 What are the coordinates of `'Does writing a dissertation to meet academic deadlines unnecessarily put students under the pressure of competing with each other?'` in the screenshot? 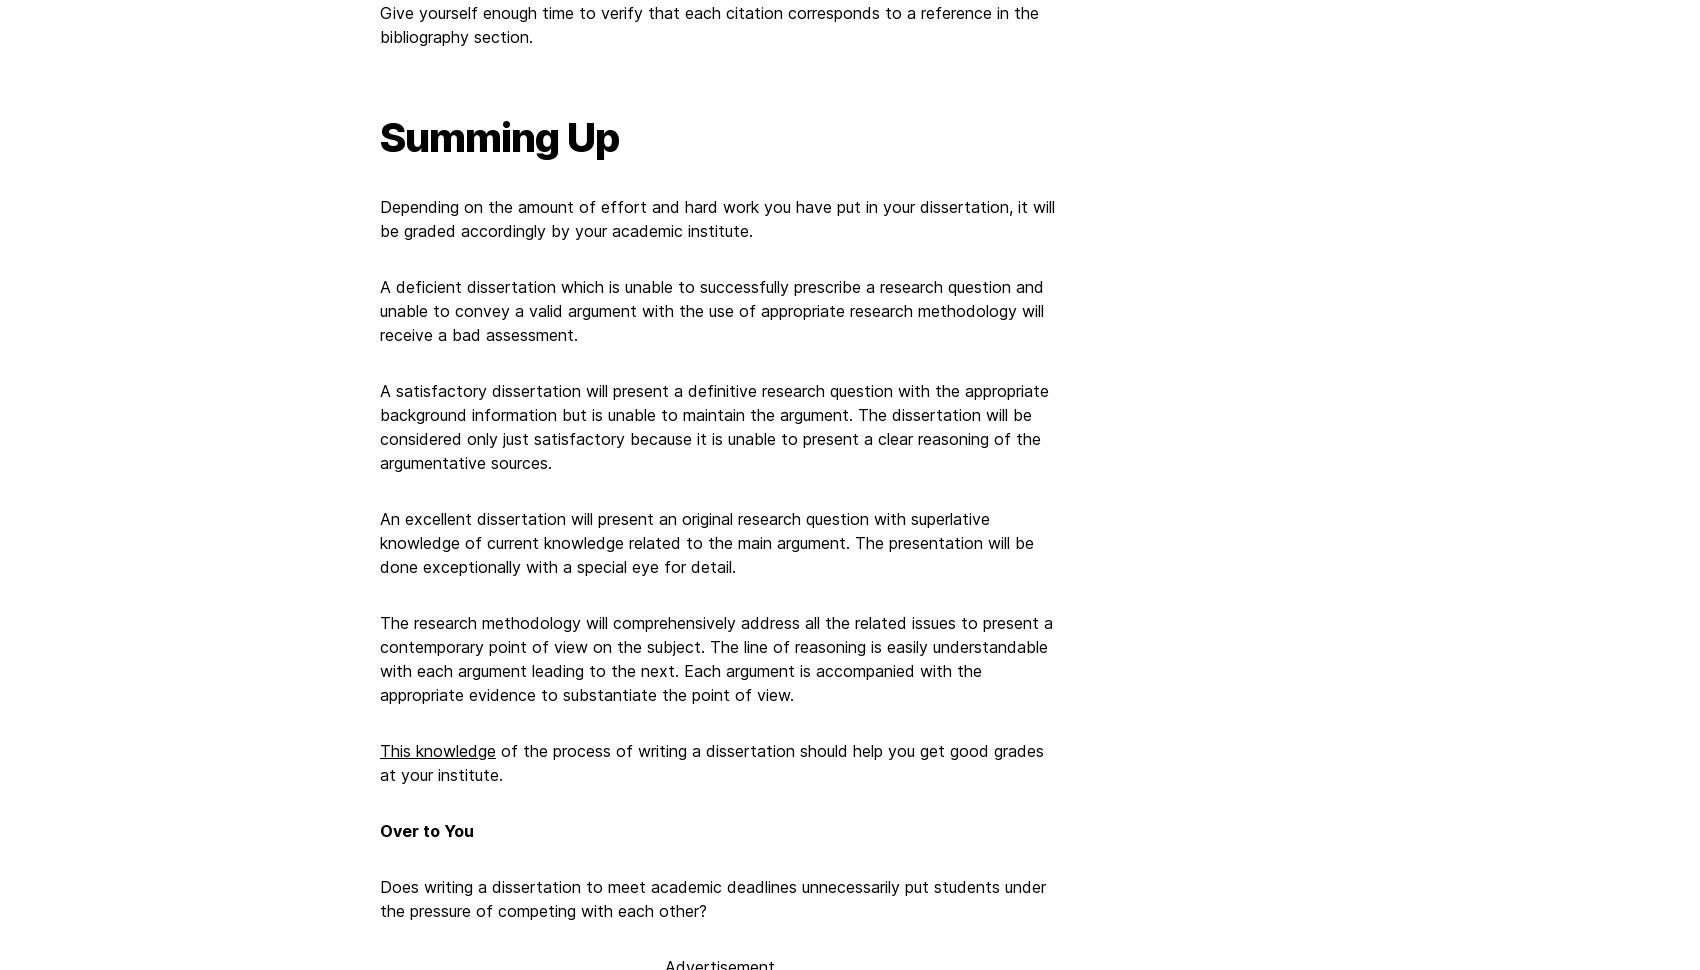 It's located at (712, 898).